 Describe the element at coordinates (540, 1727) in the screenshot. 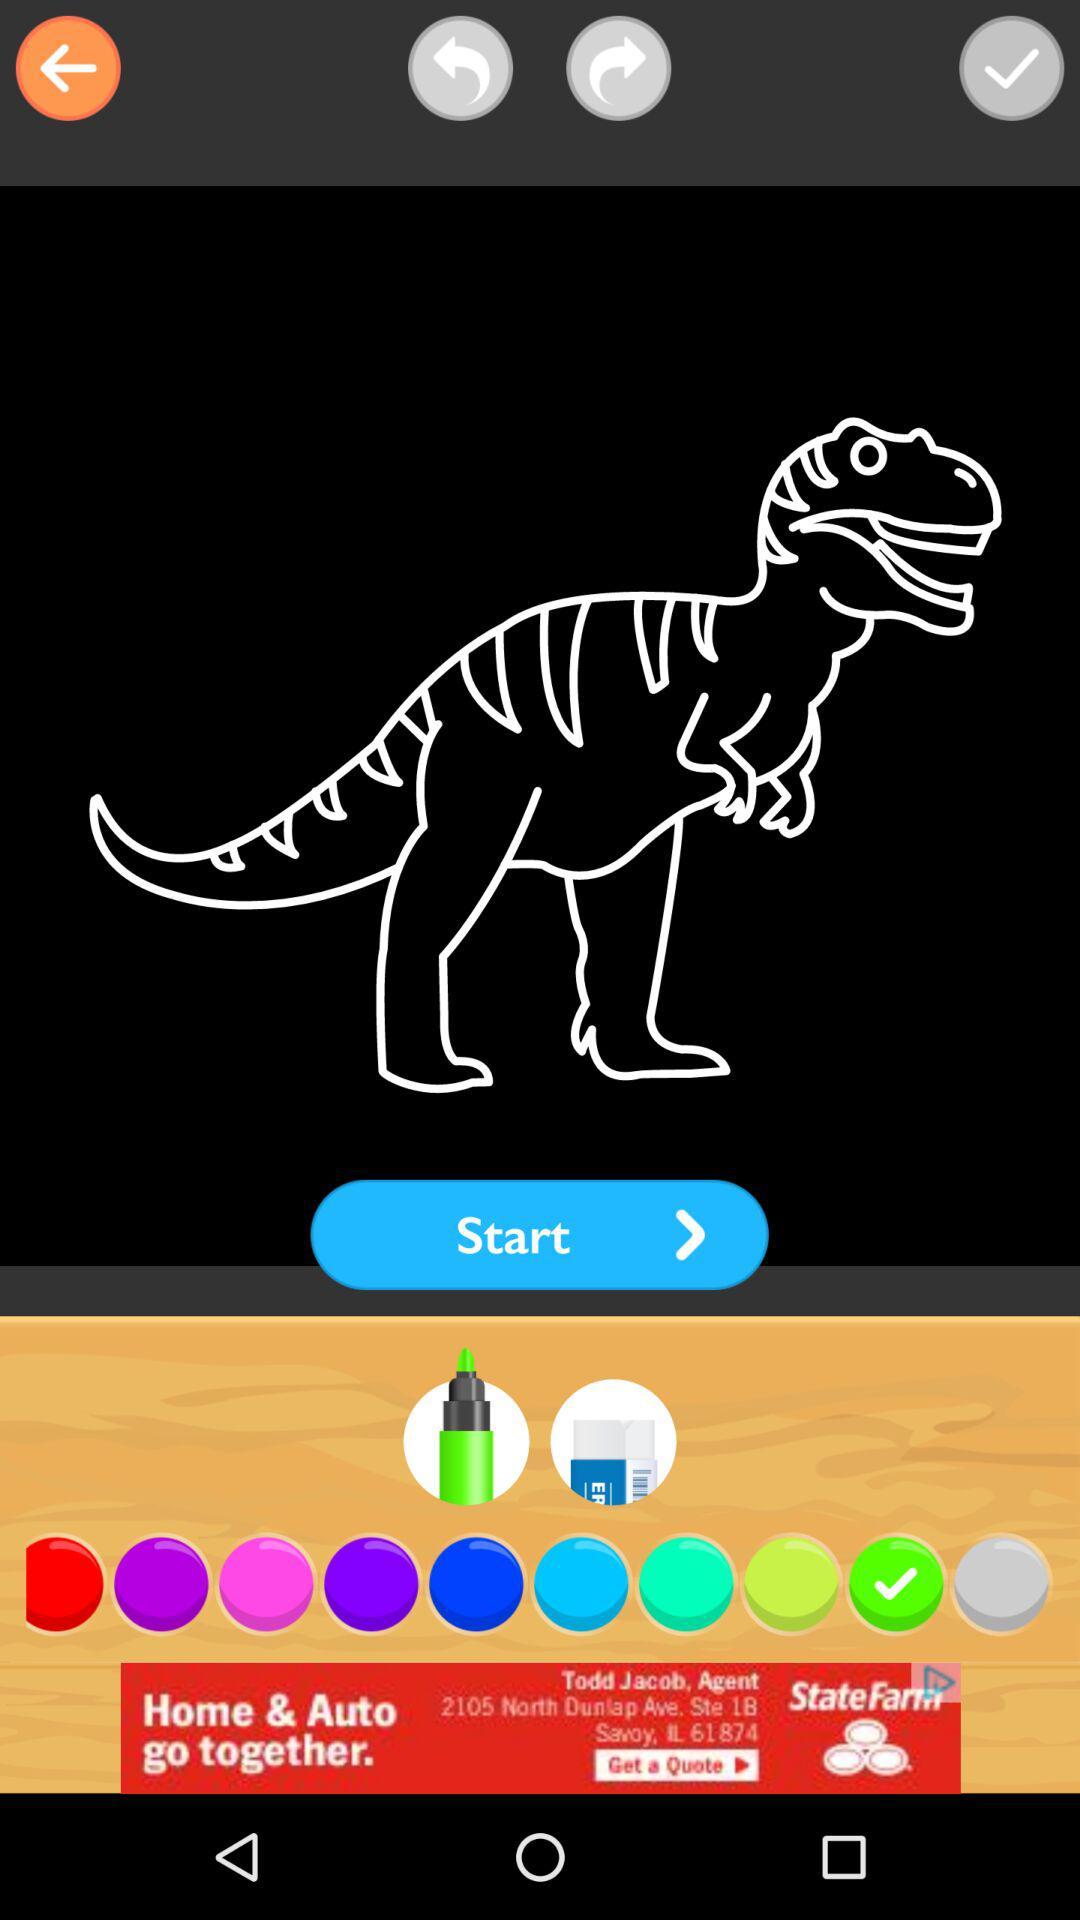

I see `open an advertisement` at that location.